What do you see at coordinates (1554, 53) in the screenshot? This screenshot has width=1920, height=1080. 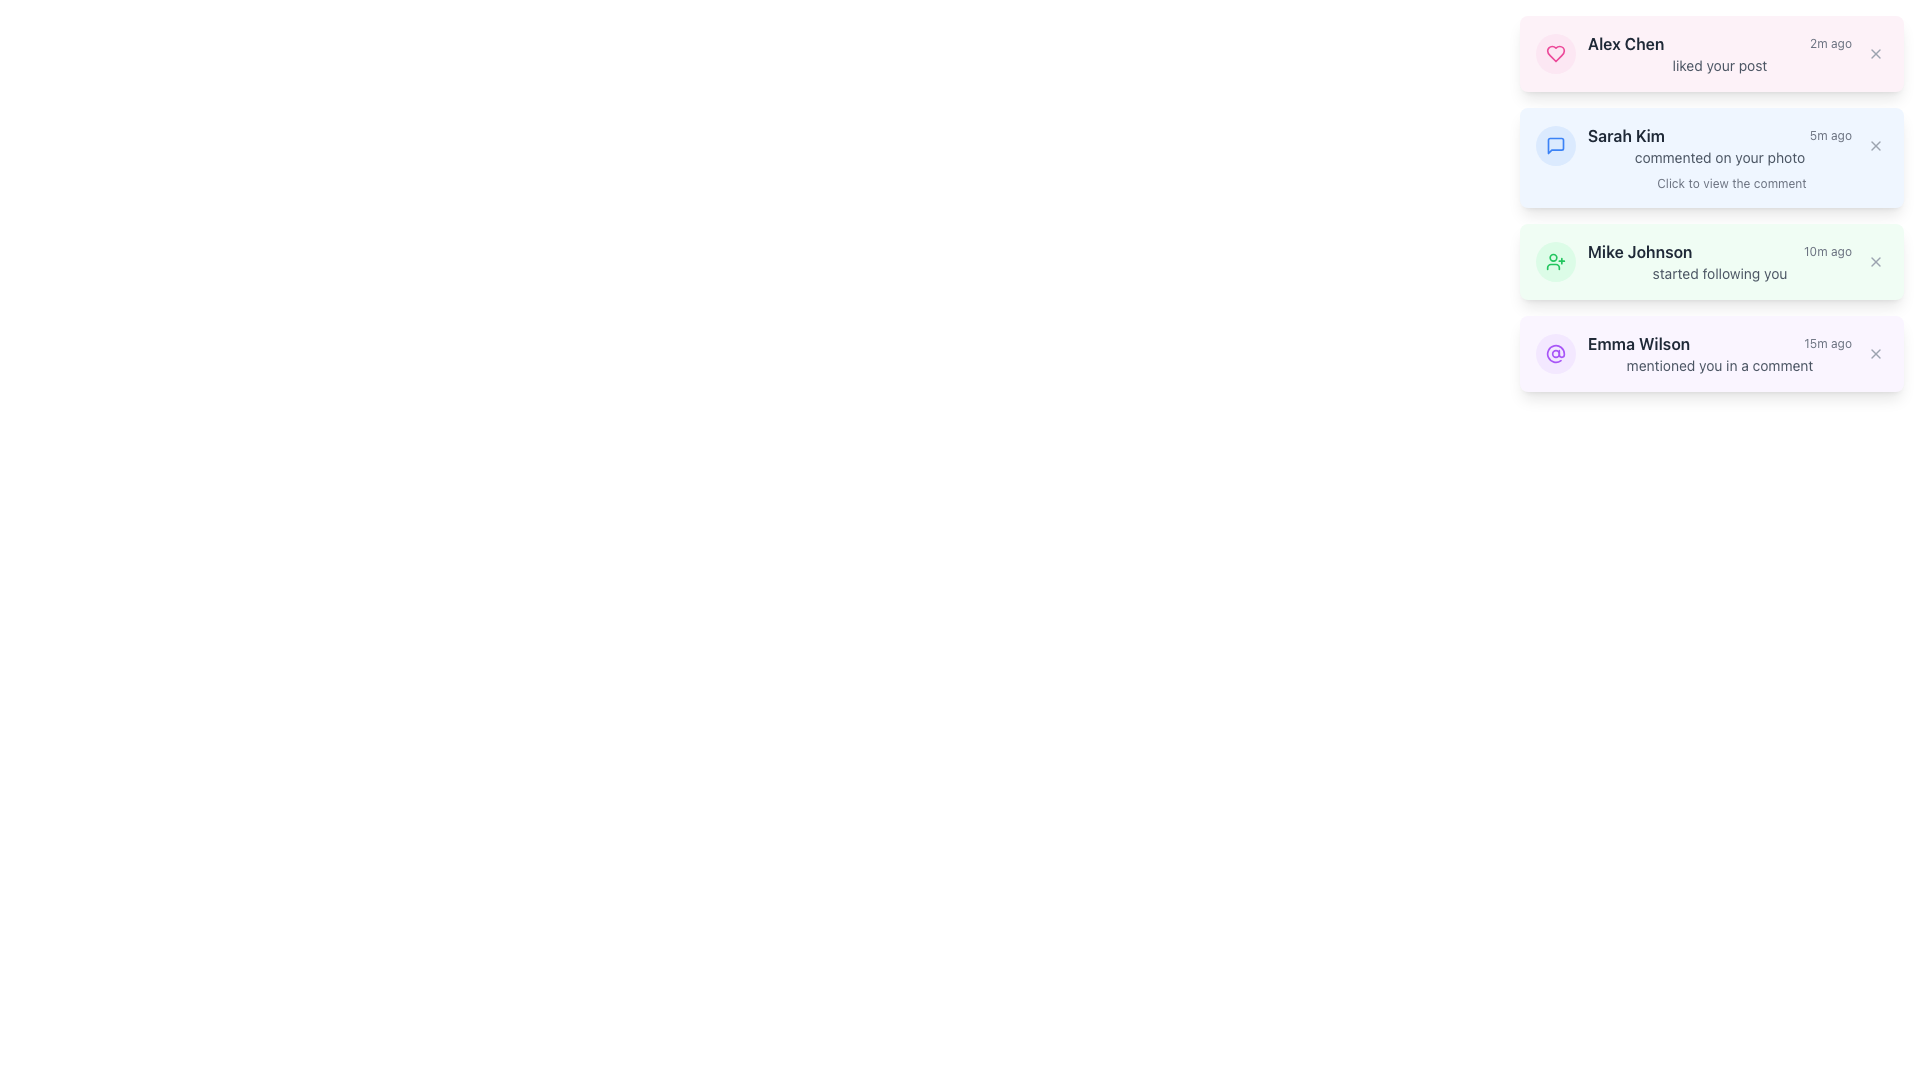 I see `the pink circular button with a heart icon located in the top-left corner of the notification from 'Alex Chen'` at bounding box center [1554, 53].